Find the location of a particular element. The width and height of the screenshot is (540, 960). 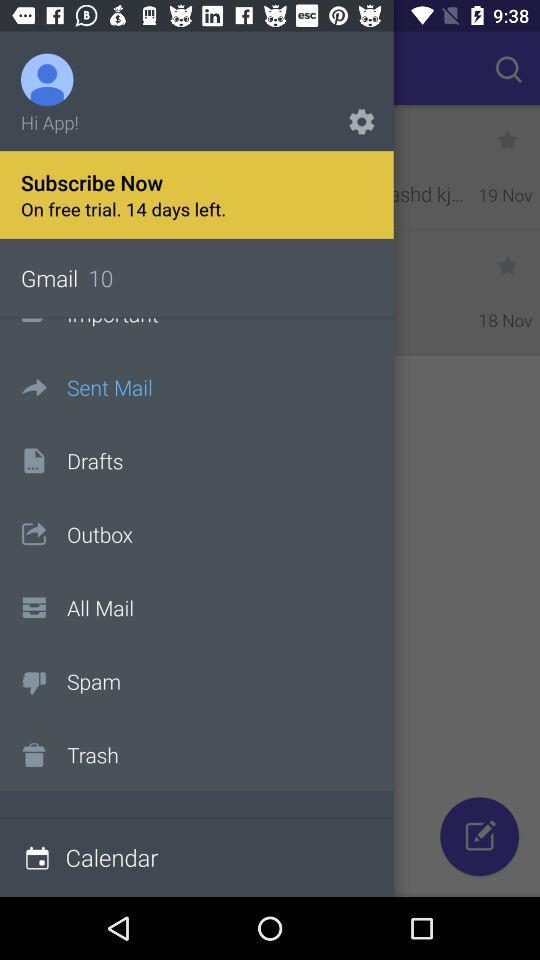

the edit icon is located at coordinates (478, 836).